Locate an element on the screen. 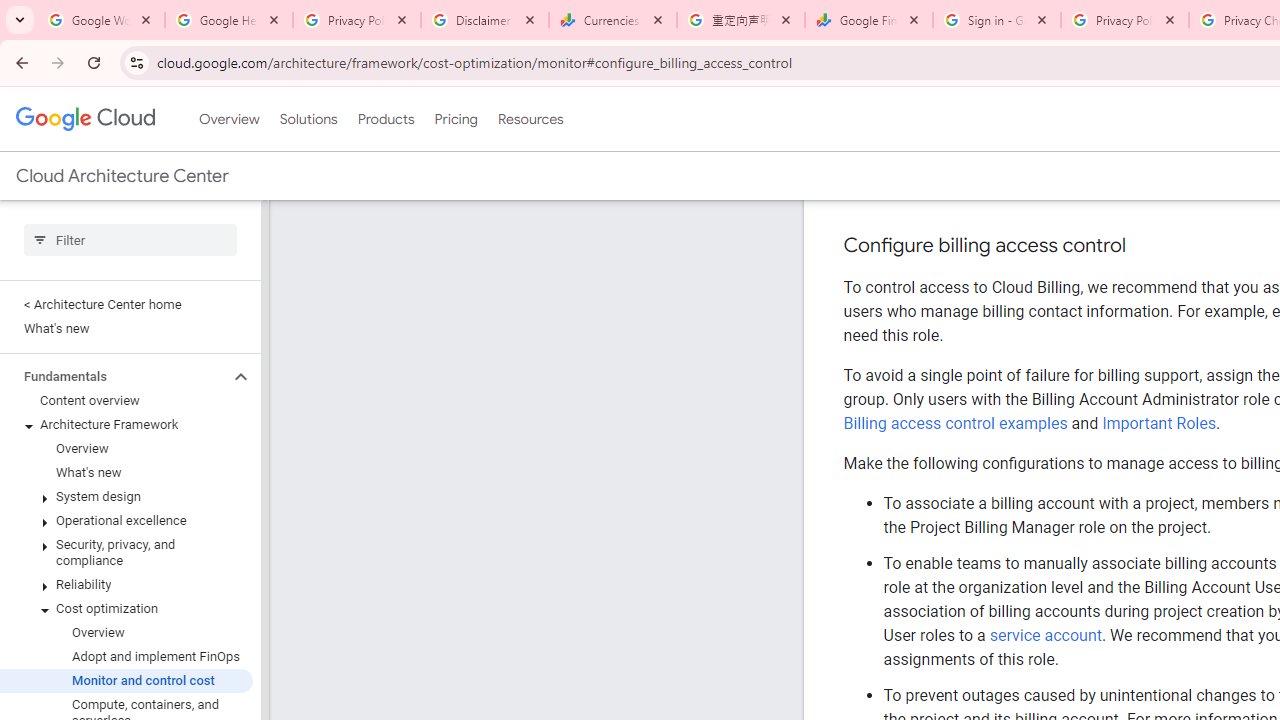 Image resolution: width=1280 pixels, height=720 pixels. 'Resources' is located at coordinates (530, 119).